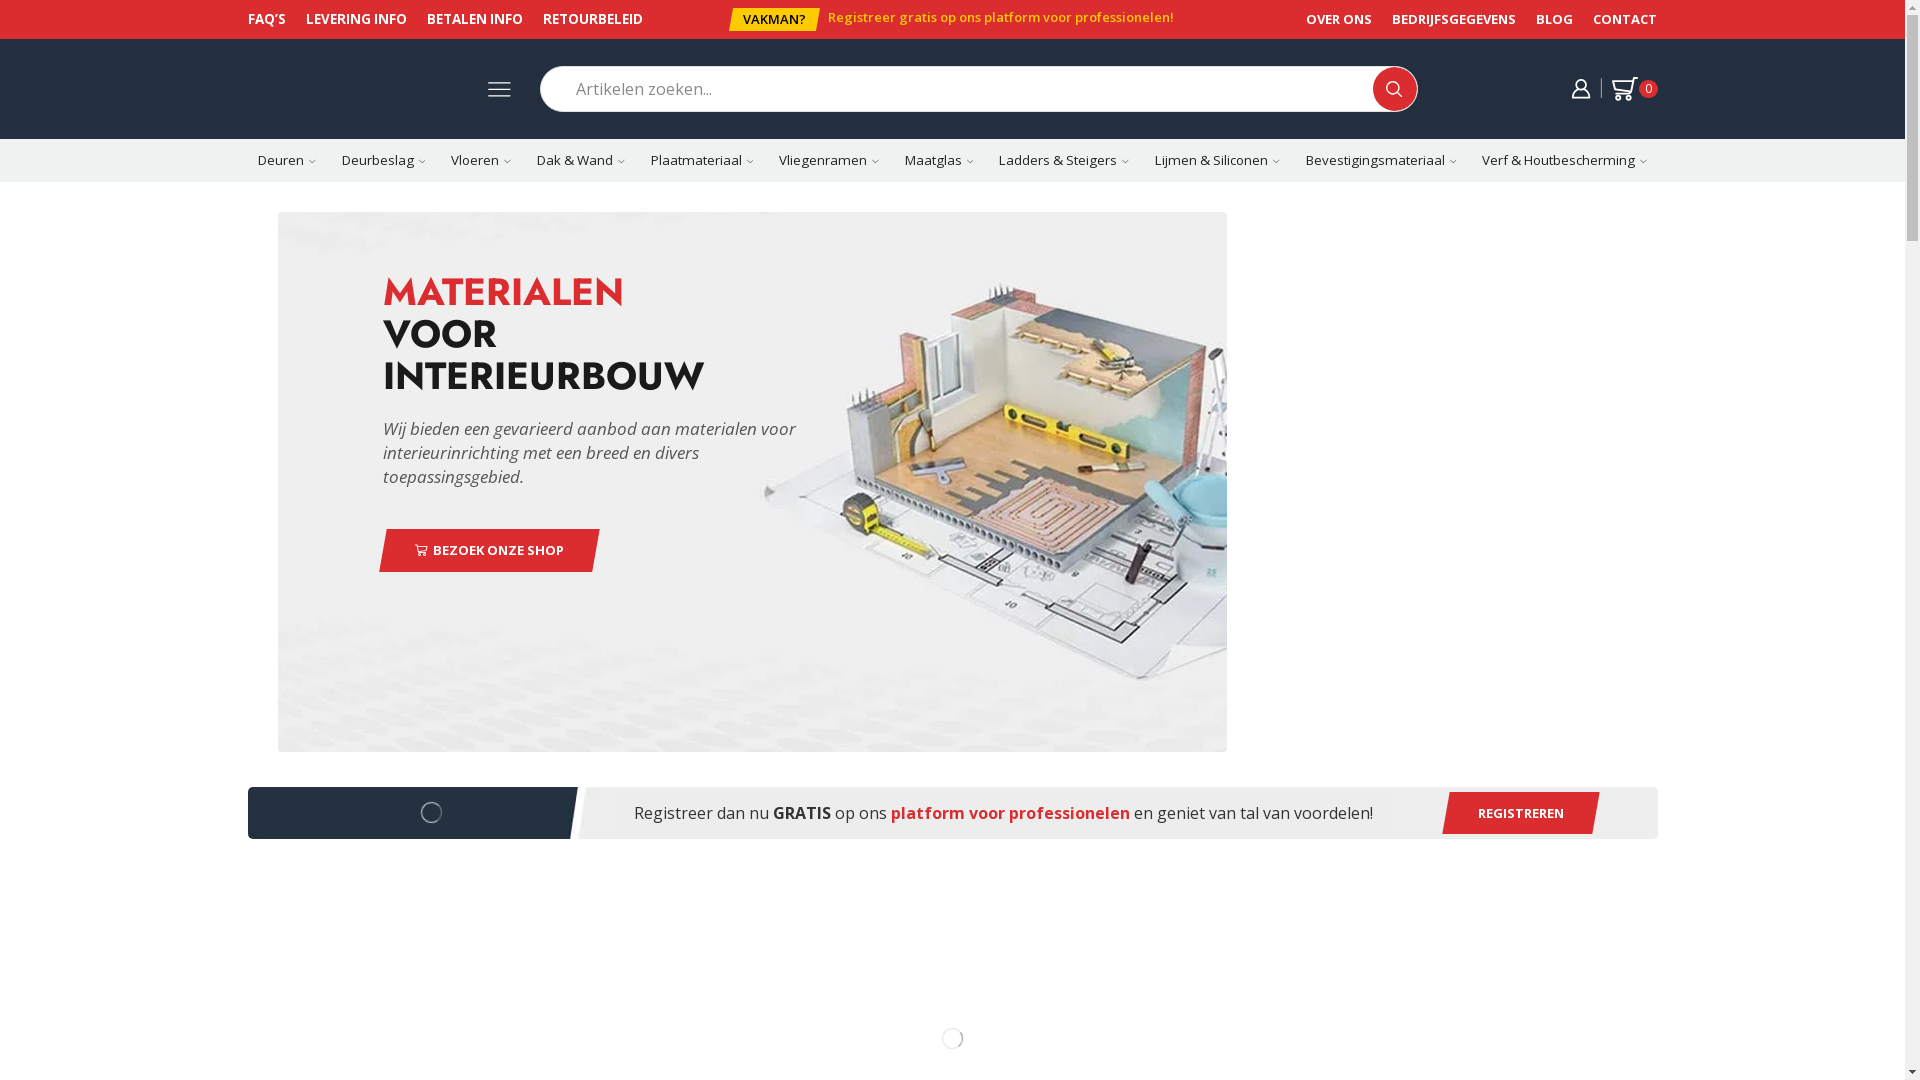 This screenshot has width=1920, height=1080. Describe the element at coordinates (579, 159) in the screenshot. I see `'Dak & Wand'` at that location.